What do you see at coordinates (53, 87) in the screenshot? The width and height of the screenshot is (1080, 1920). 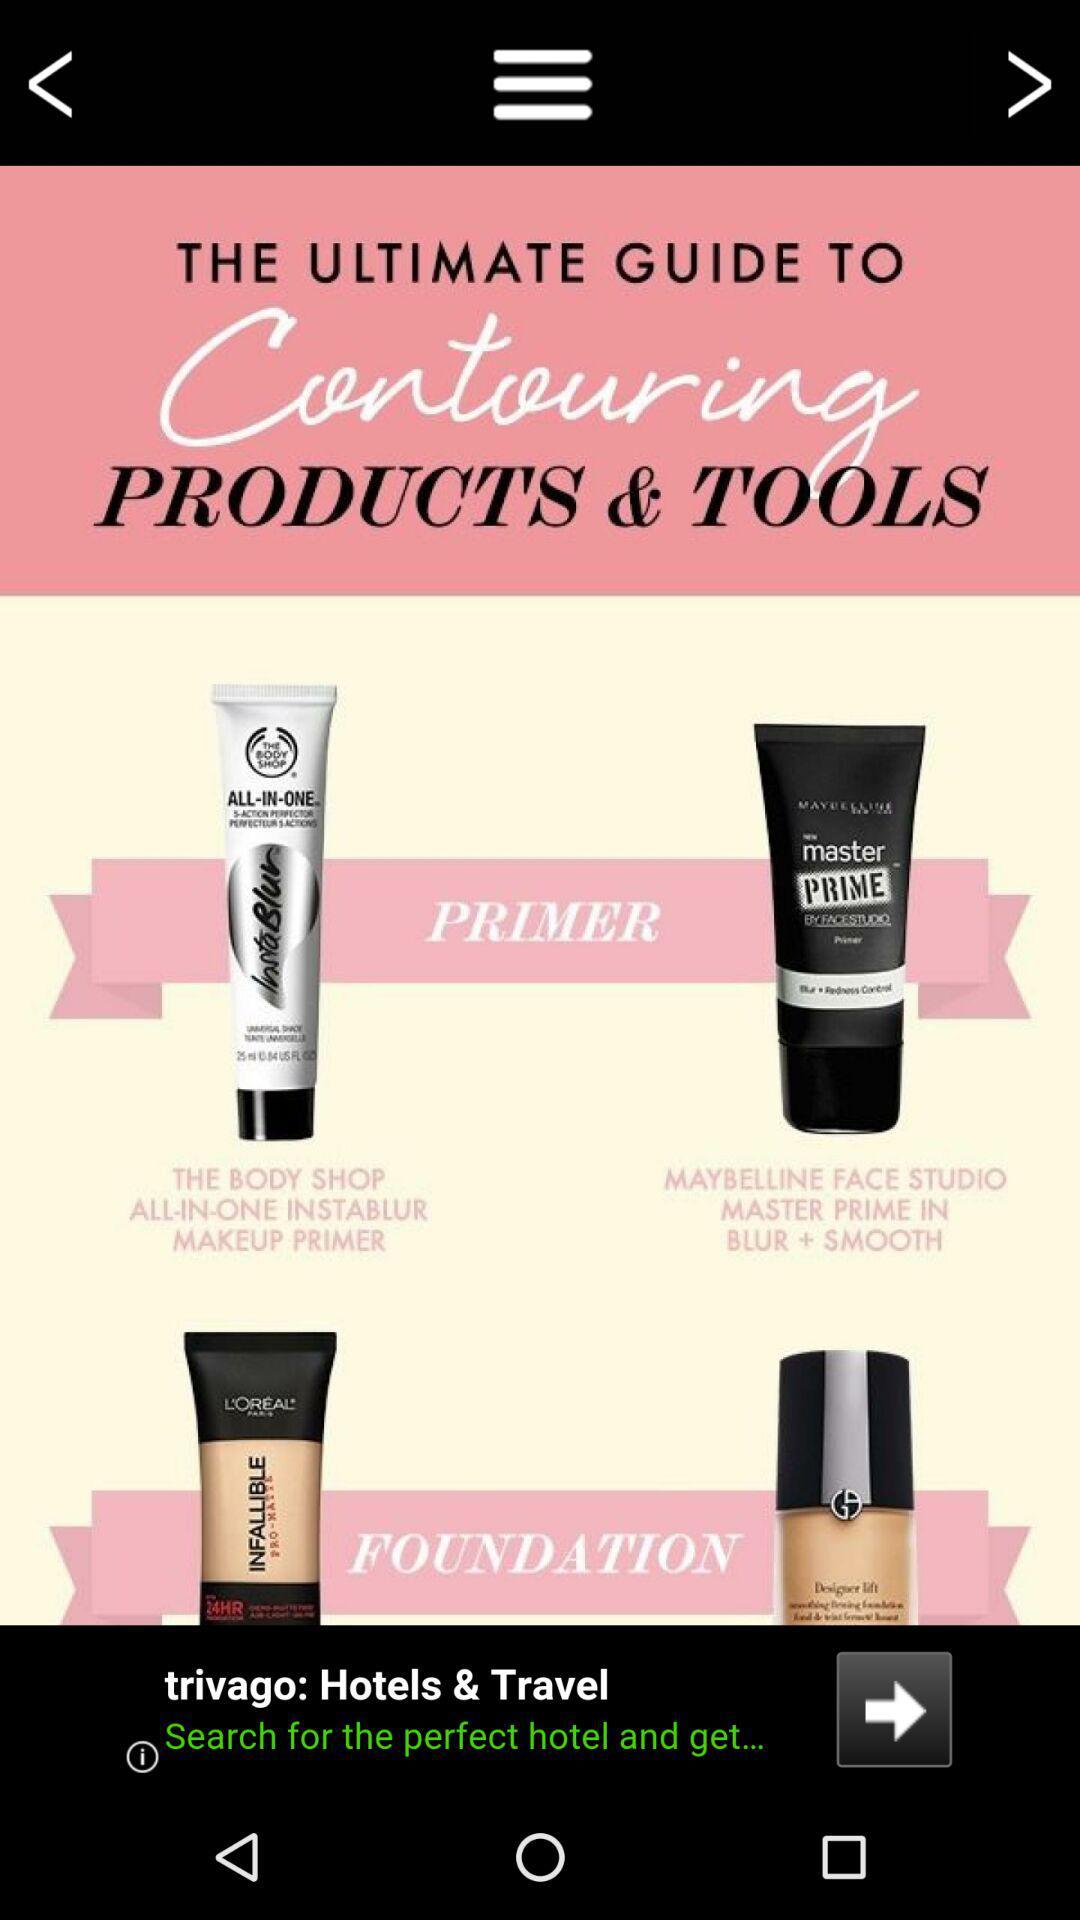 I see `the arrow_backward icon` at bounding box center [53, 87].